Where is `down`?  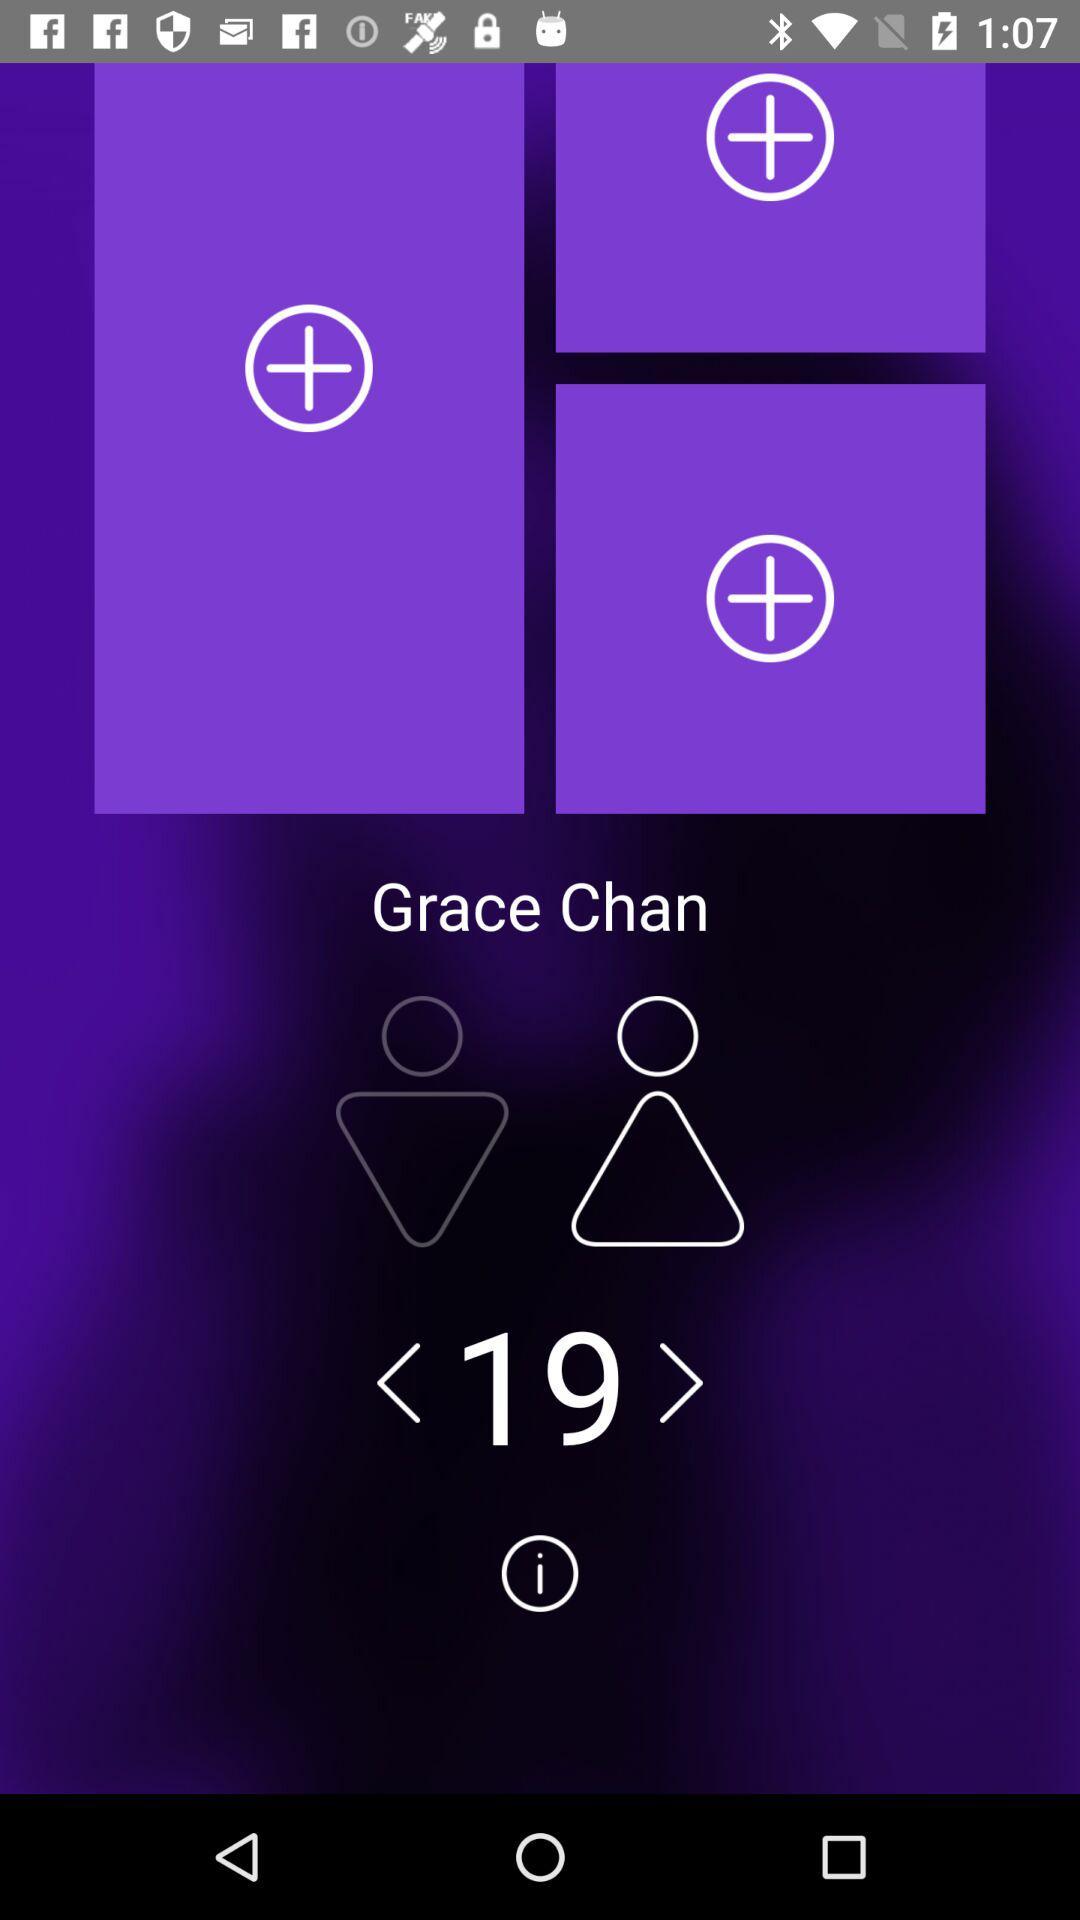
down is located at coordinates (421, 1121).